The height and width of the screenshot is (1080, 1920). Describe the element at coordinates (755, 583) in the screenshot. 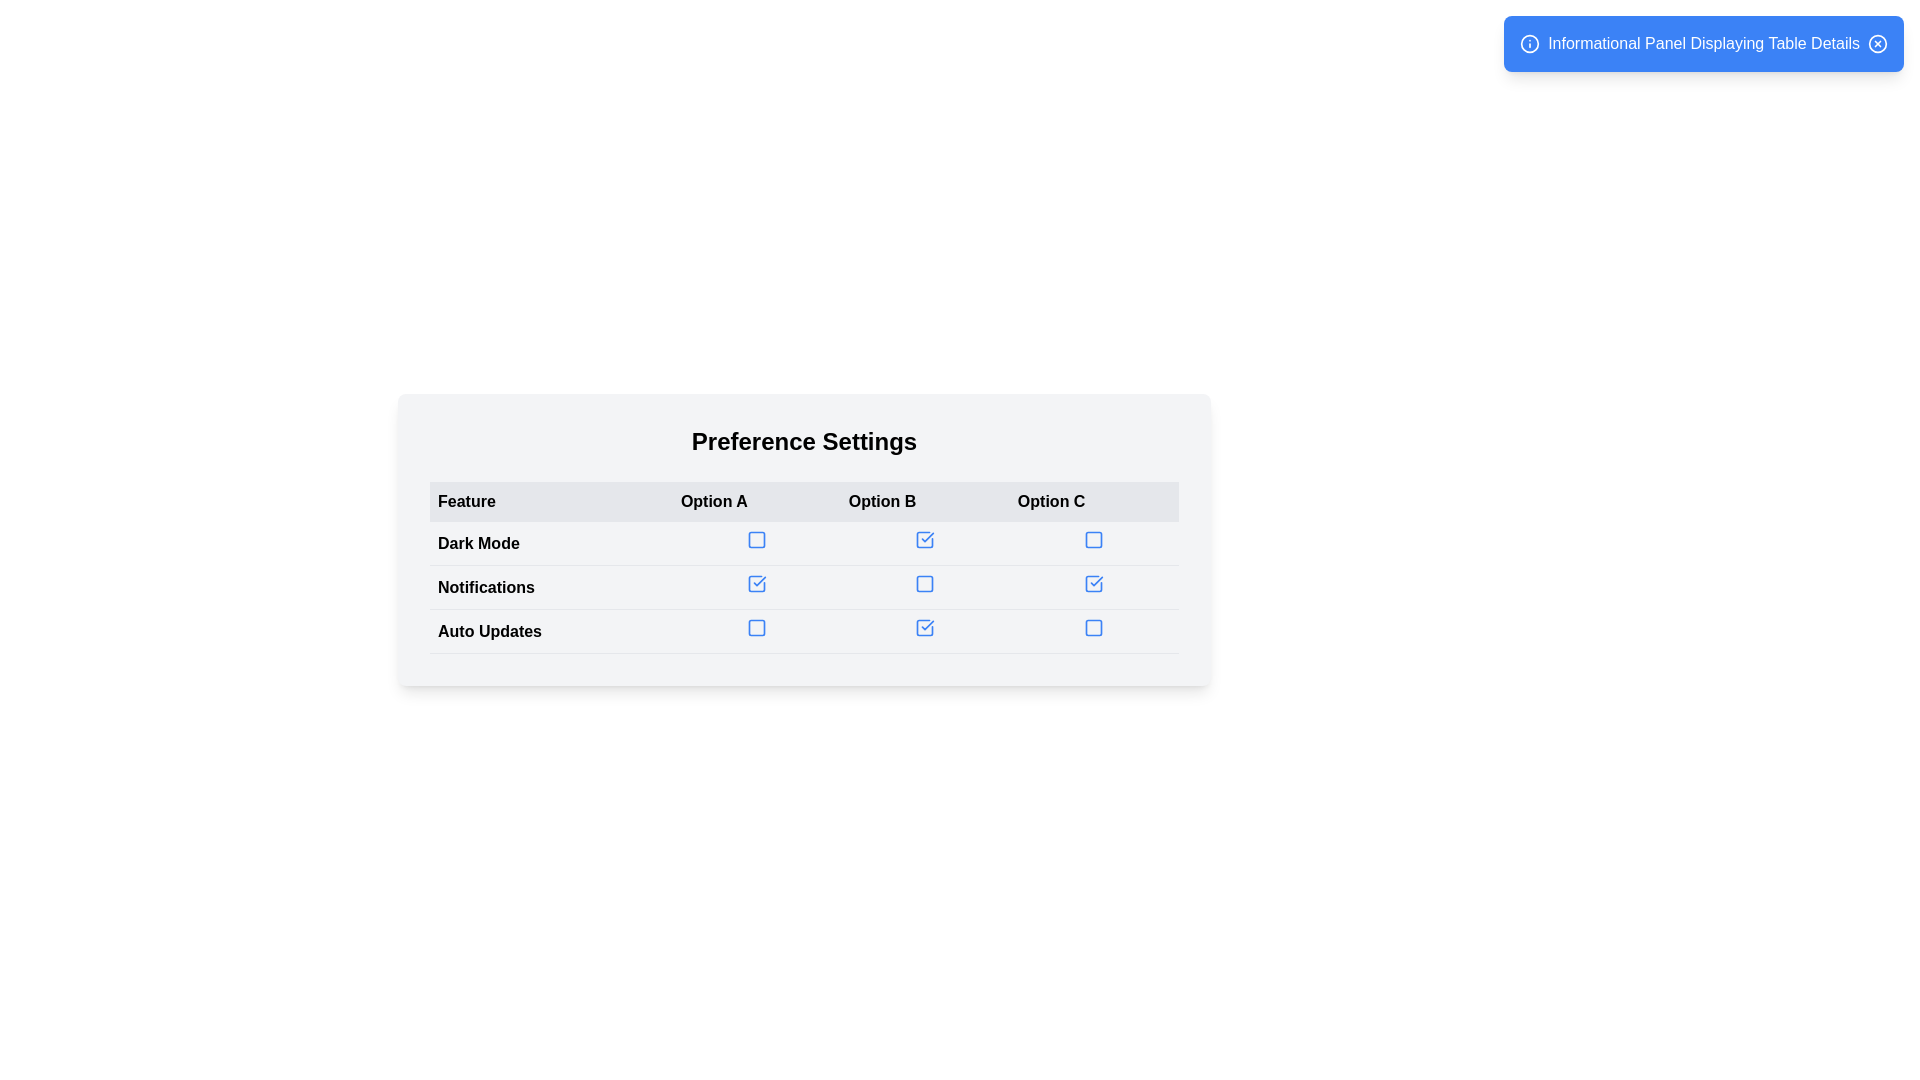

I see `the checked checkbox in the 'Notifications' row and 'Option A' column` at that location.